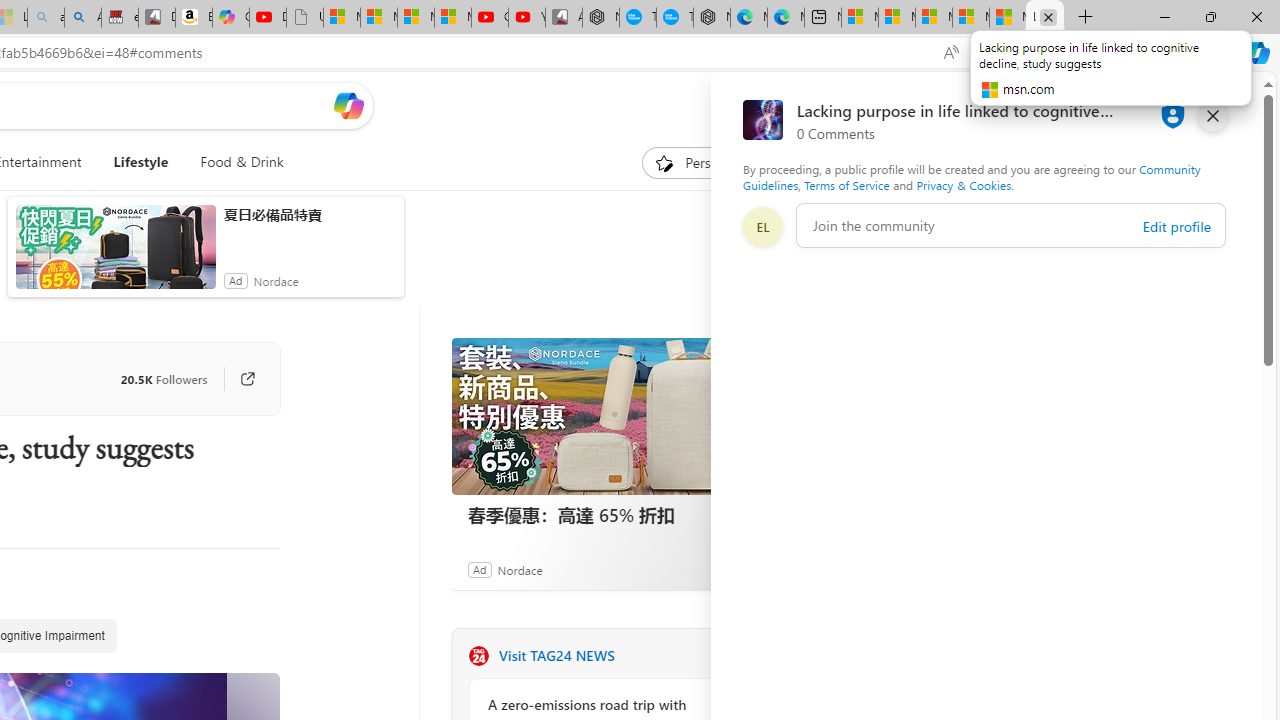 The height and width of the screenshot is (720, 1280). I want to click on 'close', so click(1211, 115).